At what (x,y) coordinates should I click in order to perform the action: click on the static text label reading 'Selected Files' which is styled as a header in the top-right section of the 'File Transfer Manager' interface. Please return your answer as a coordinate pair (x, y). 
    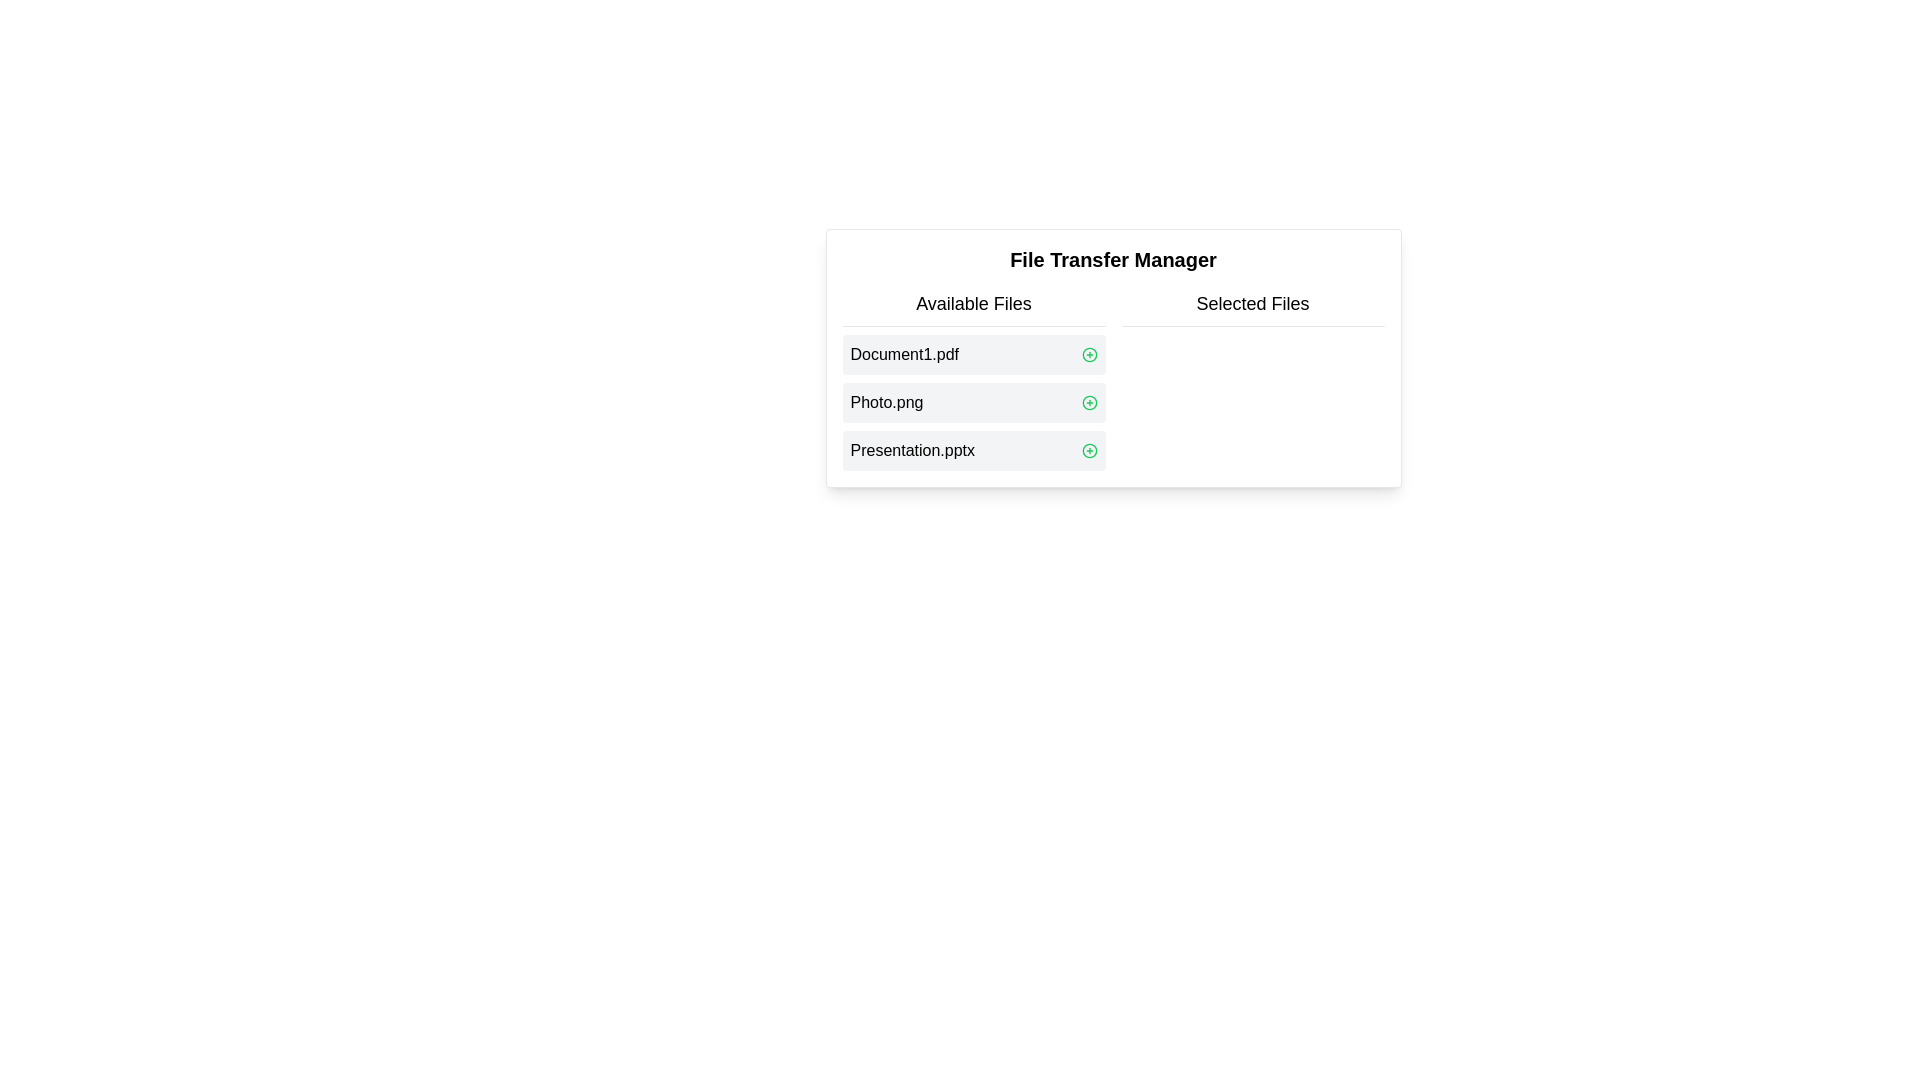
    Looking at the image, I should click on (1251, 308).